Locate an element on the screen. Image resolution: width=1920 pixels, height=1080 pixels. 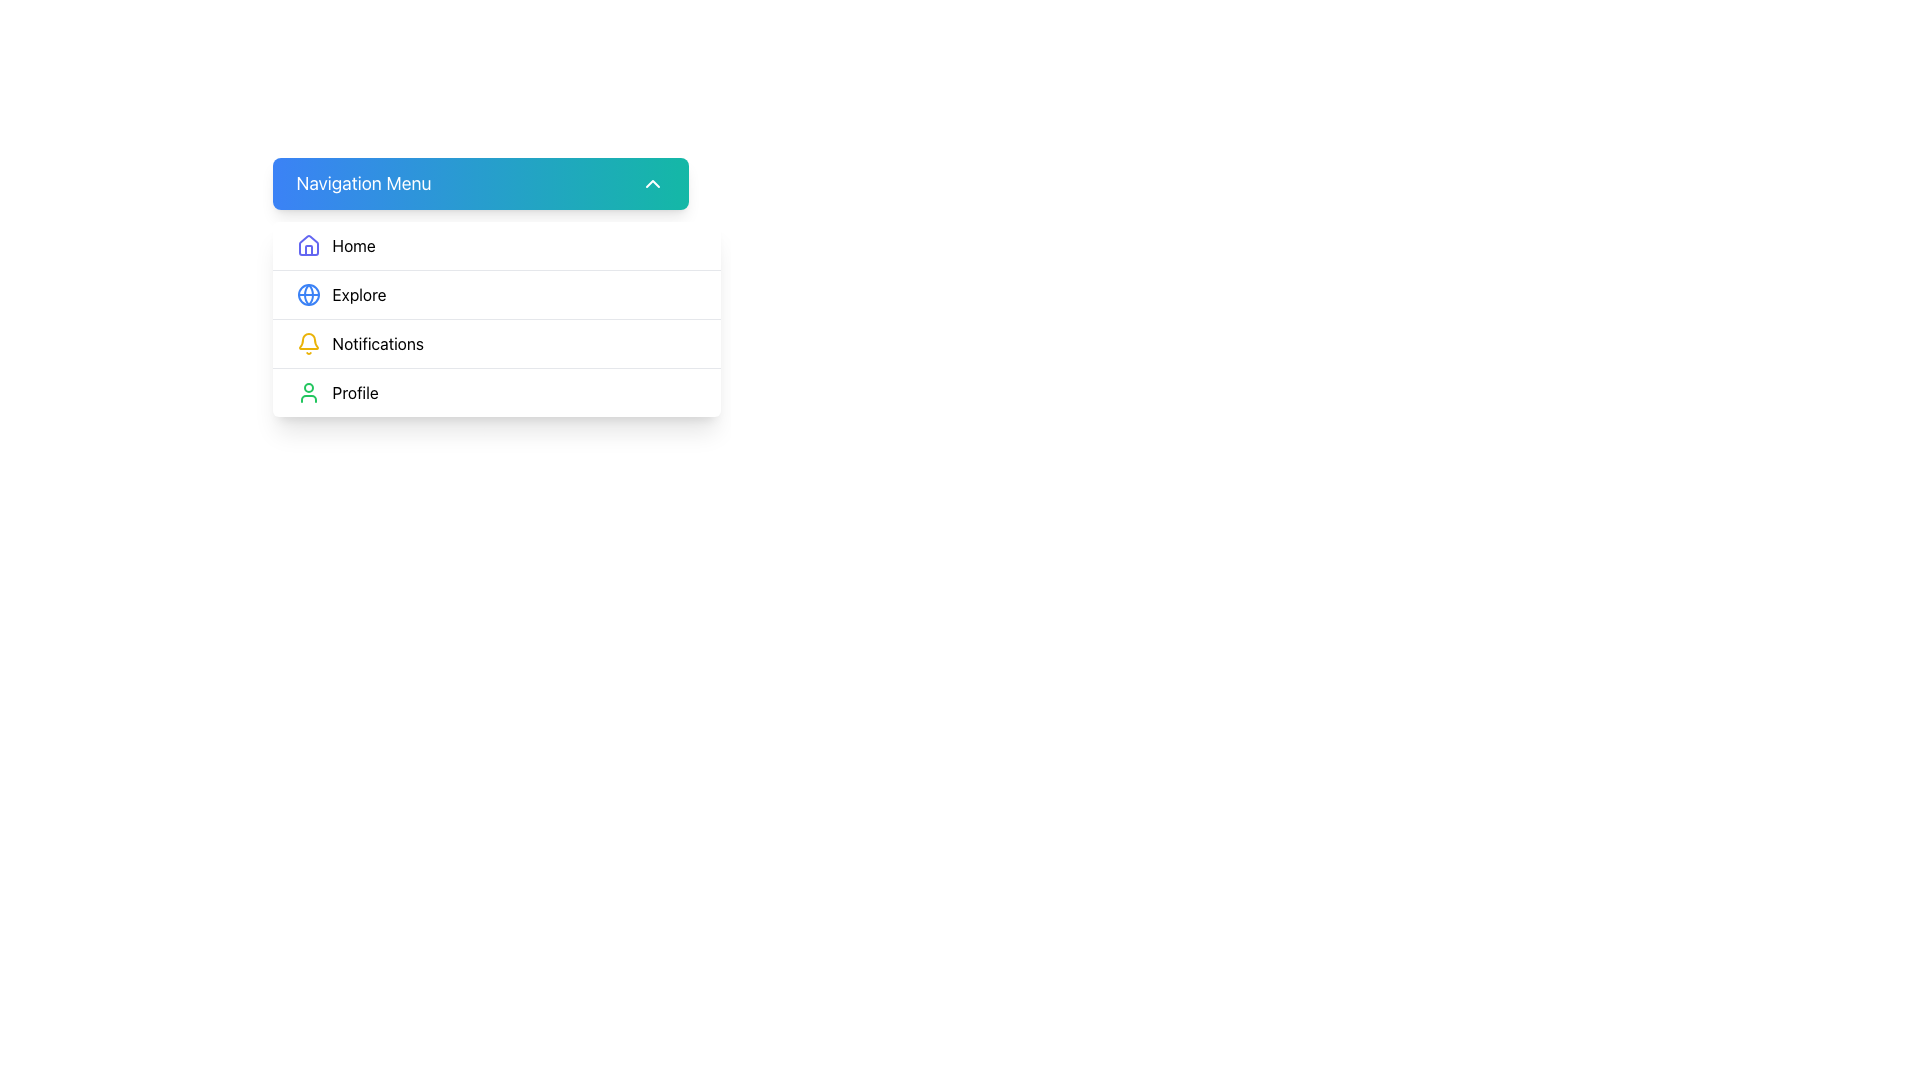
the icon located at the right end of the navigation menu header is located at coordinates (652, 184).